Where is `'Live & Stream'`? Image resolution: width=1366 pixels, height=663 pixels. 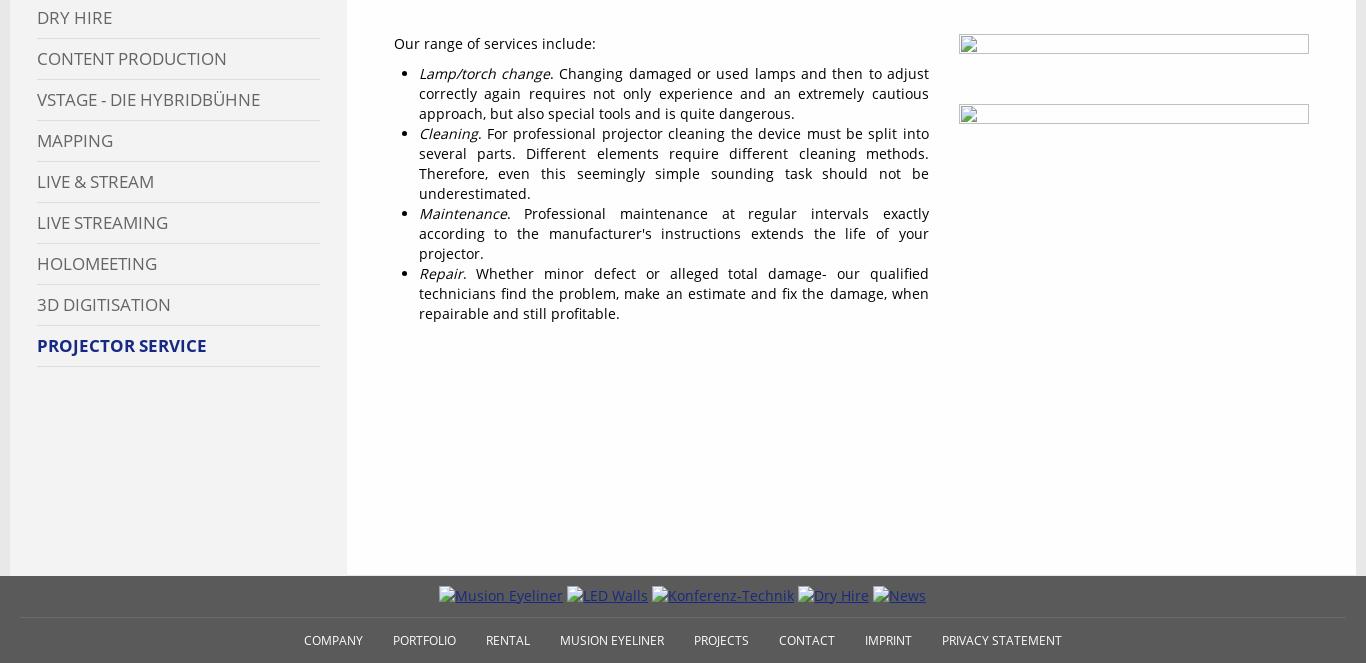
'Live & Stream' is located at coordinates (95, 181).